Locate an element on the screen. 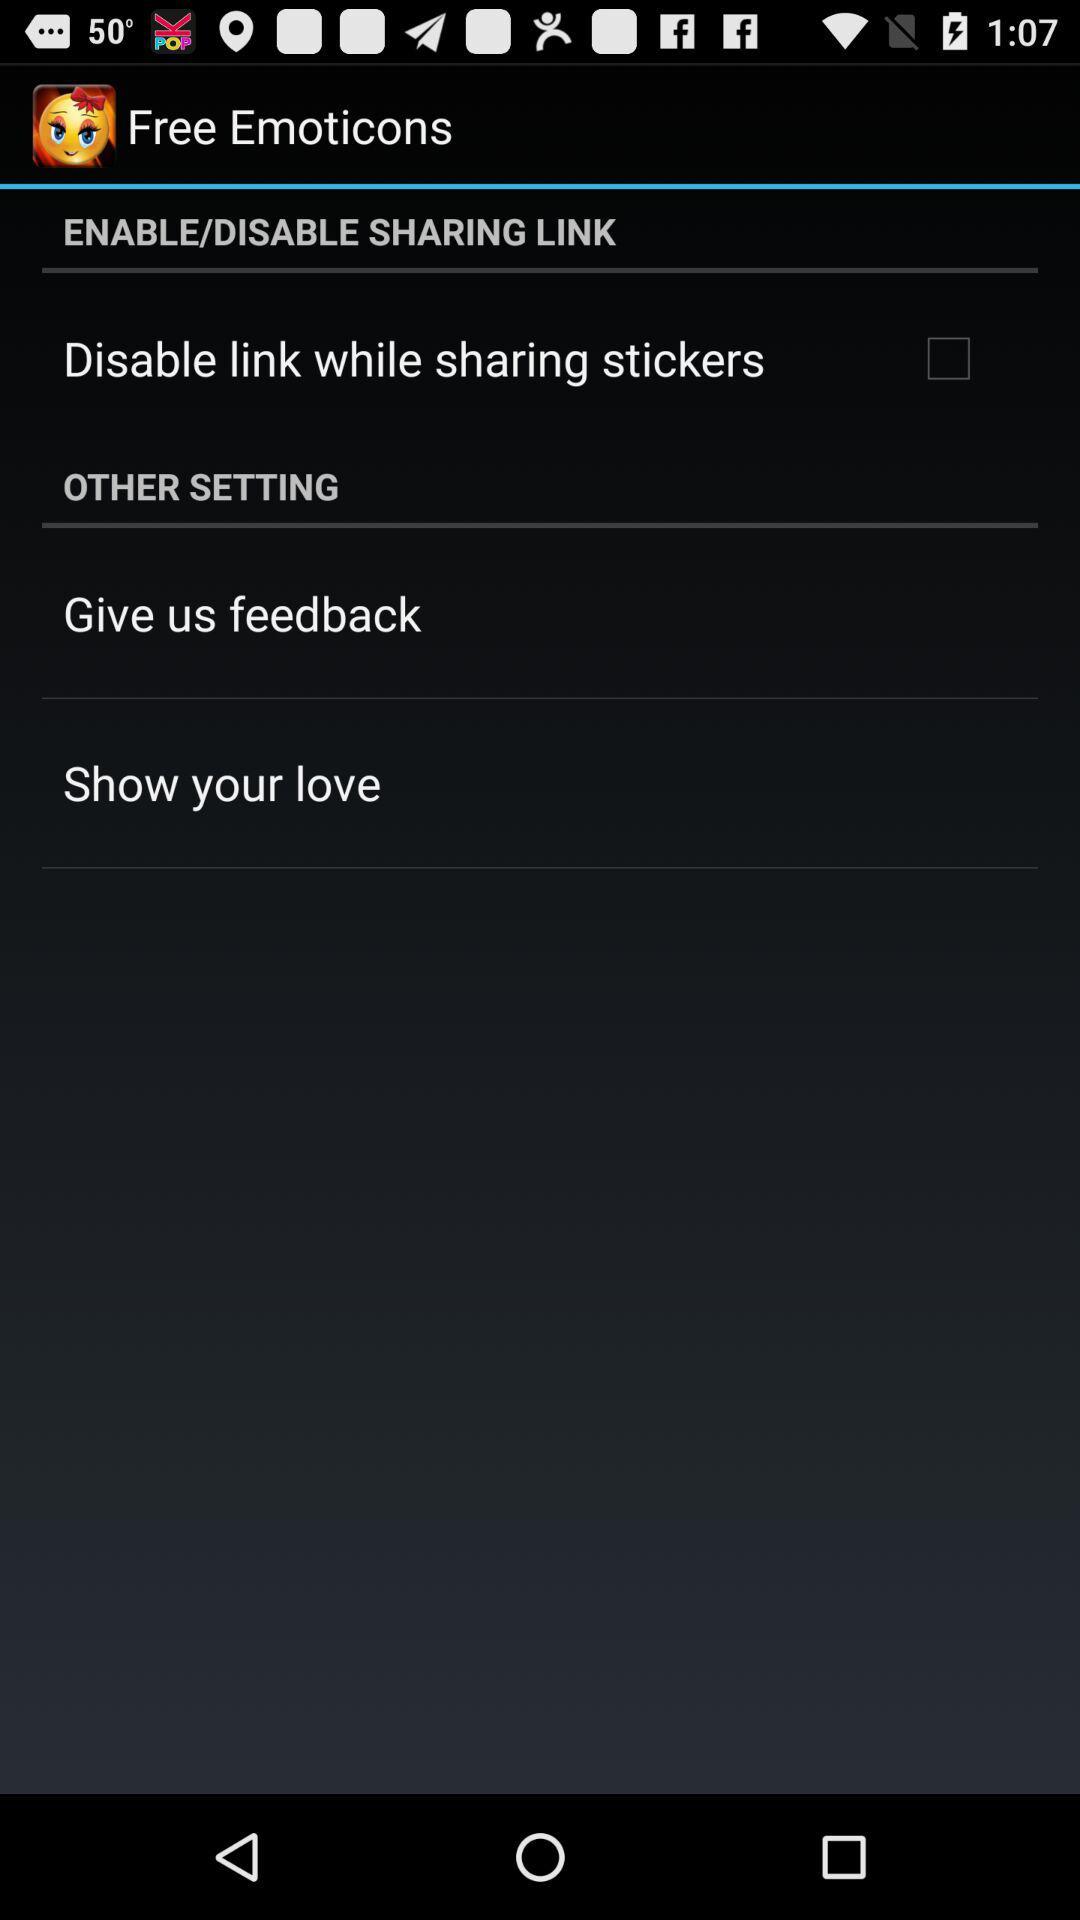 The width and height of the screenshot is (1080, 1920). app next to the disable link while is located at coordinates (947, 358).